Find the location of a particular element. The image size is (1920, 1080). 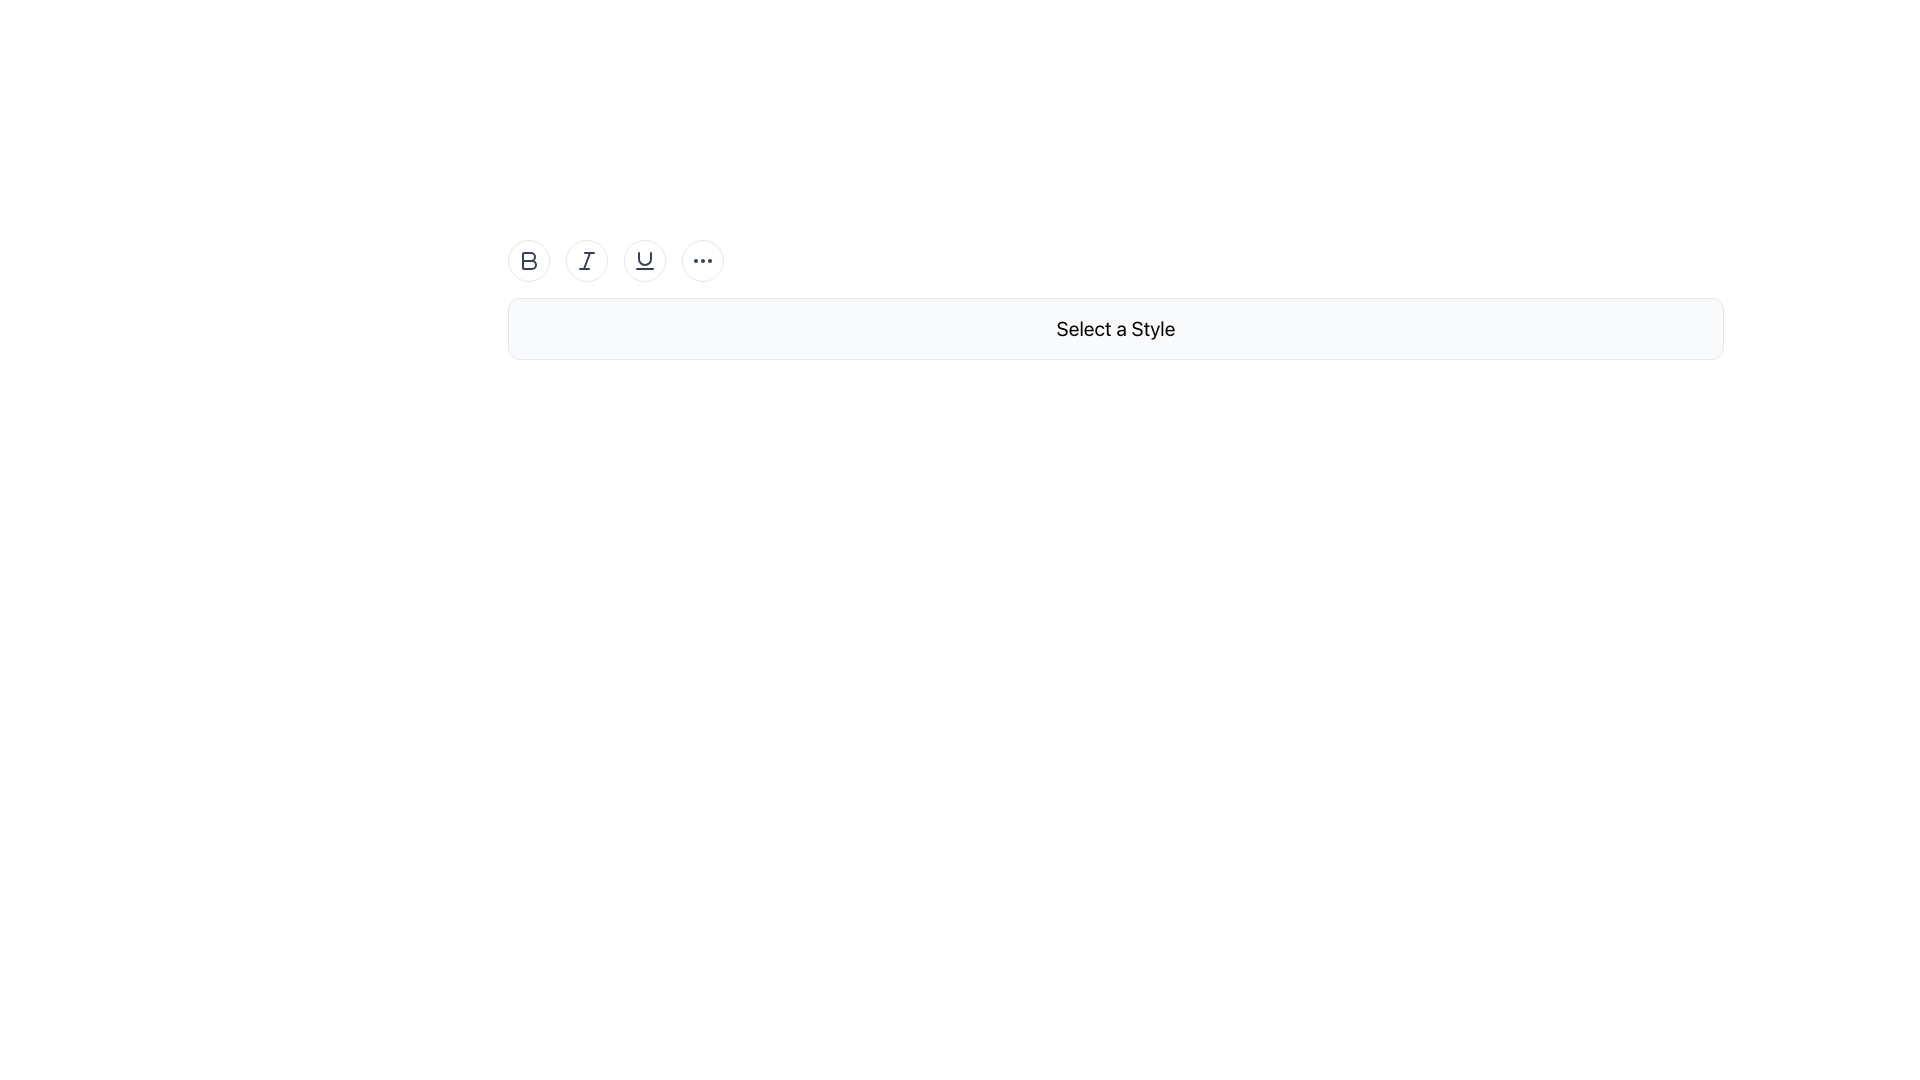

the triple-dot icon located at the center of the toolbar section is located at coordinates (702, 260).